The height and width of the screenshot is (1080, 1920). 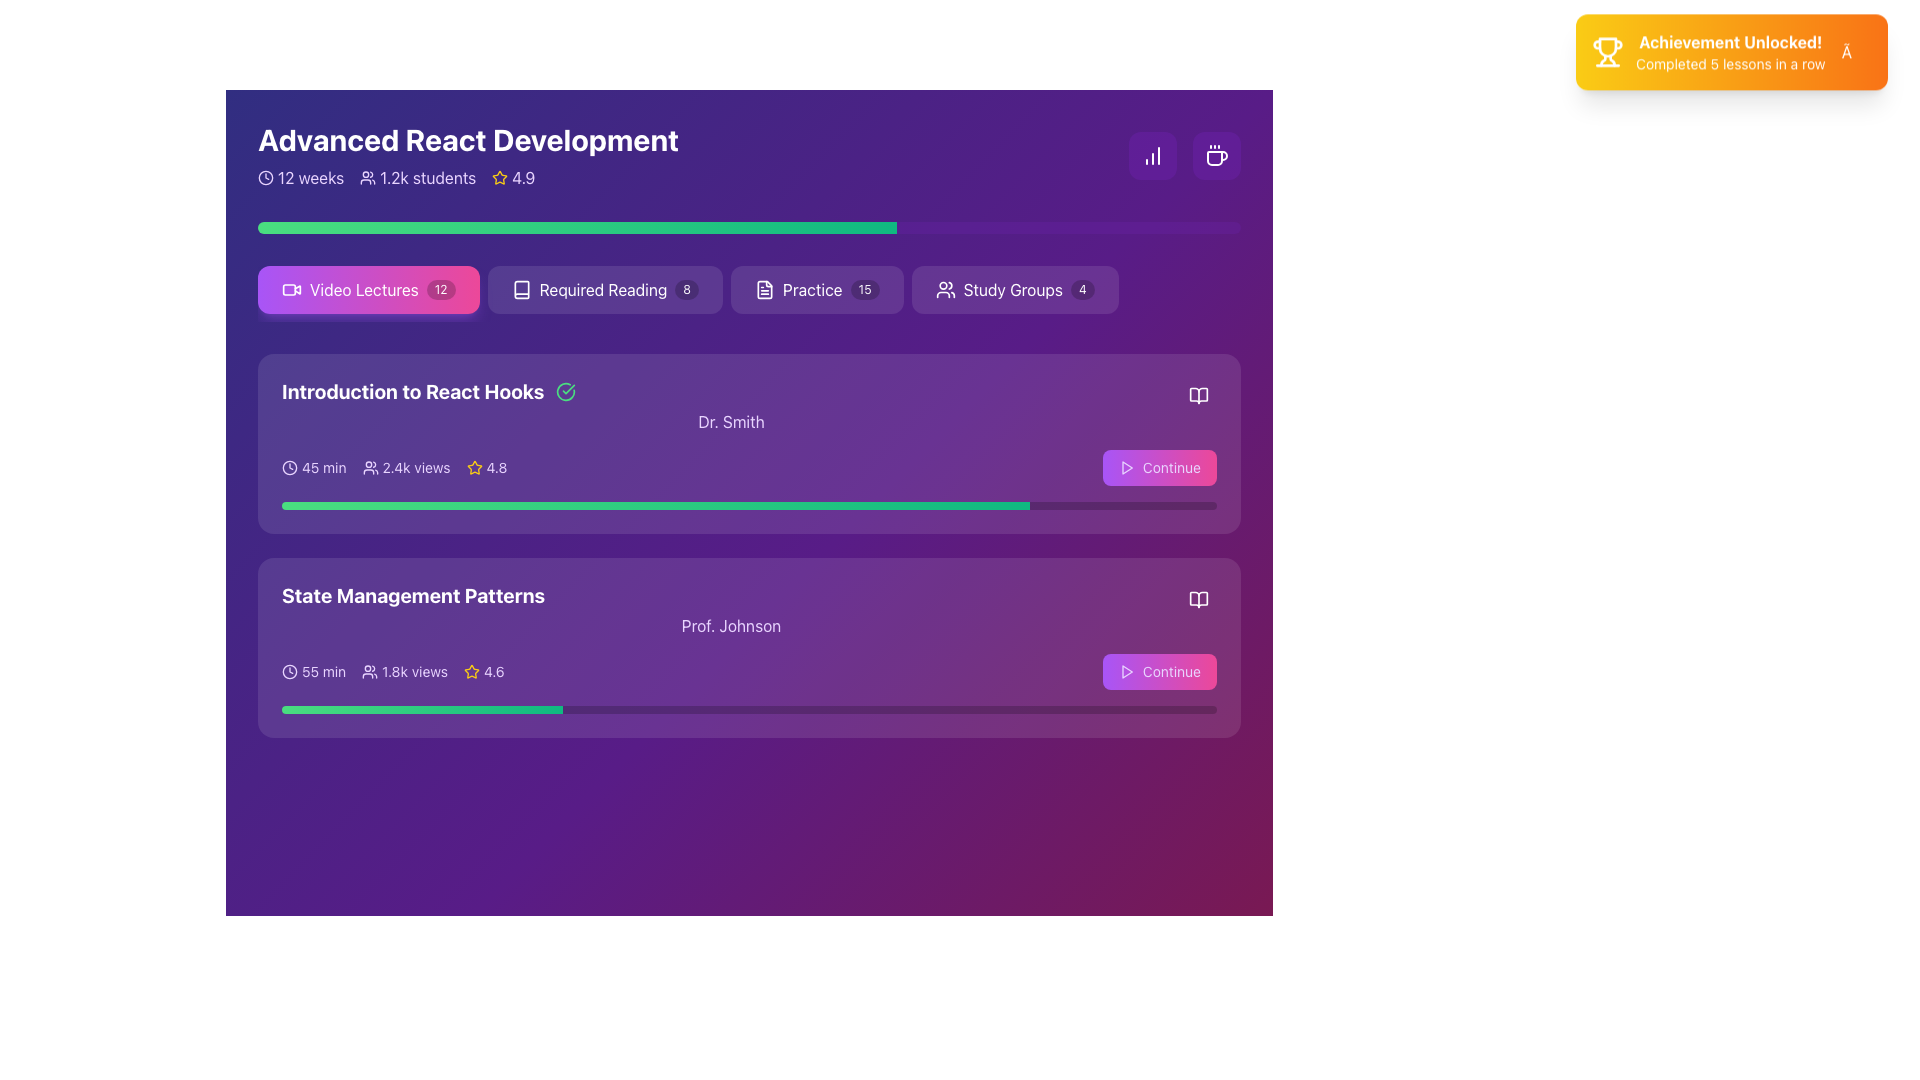 What do you see at coordinates (313, 467) in the screenshot?
I see `the Label with a clock icon and the text '45 min', which is located in the 'Introduction to React Hooks' section, positioned to the left of '2.4k views' and '4.8'` at bounding box center [313, 467].